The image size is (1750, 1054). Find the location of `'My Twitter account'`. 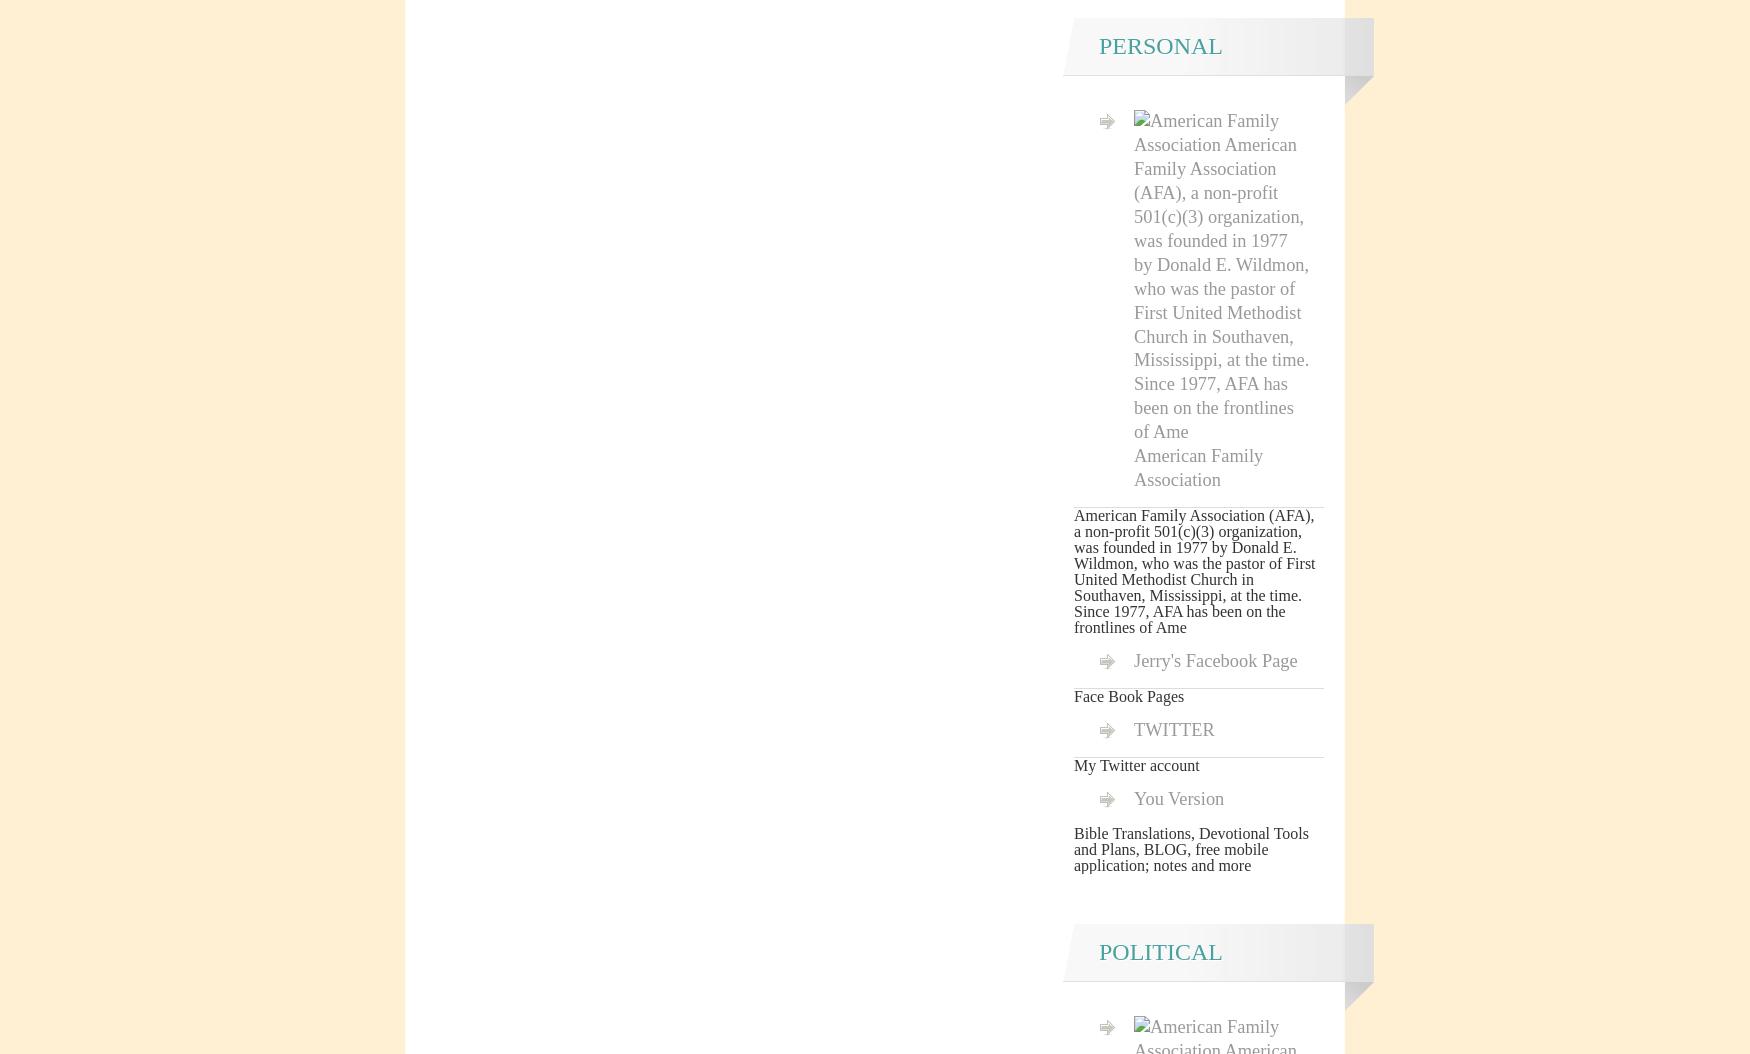

'My Twitter account' is located at coordinates (1135, 764).